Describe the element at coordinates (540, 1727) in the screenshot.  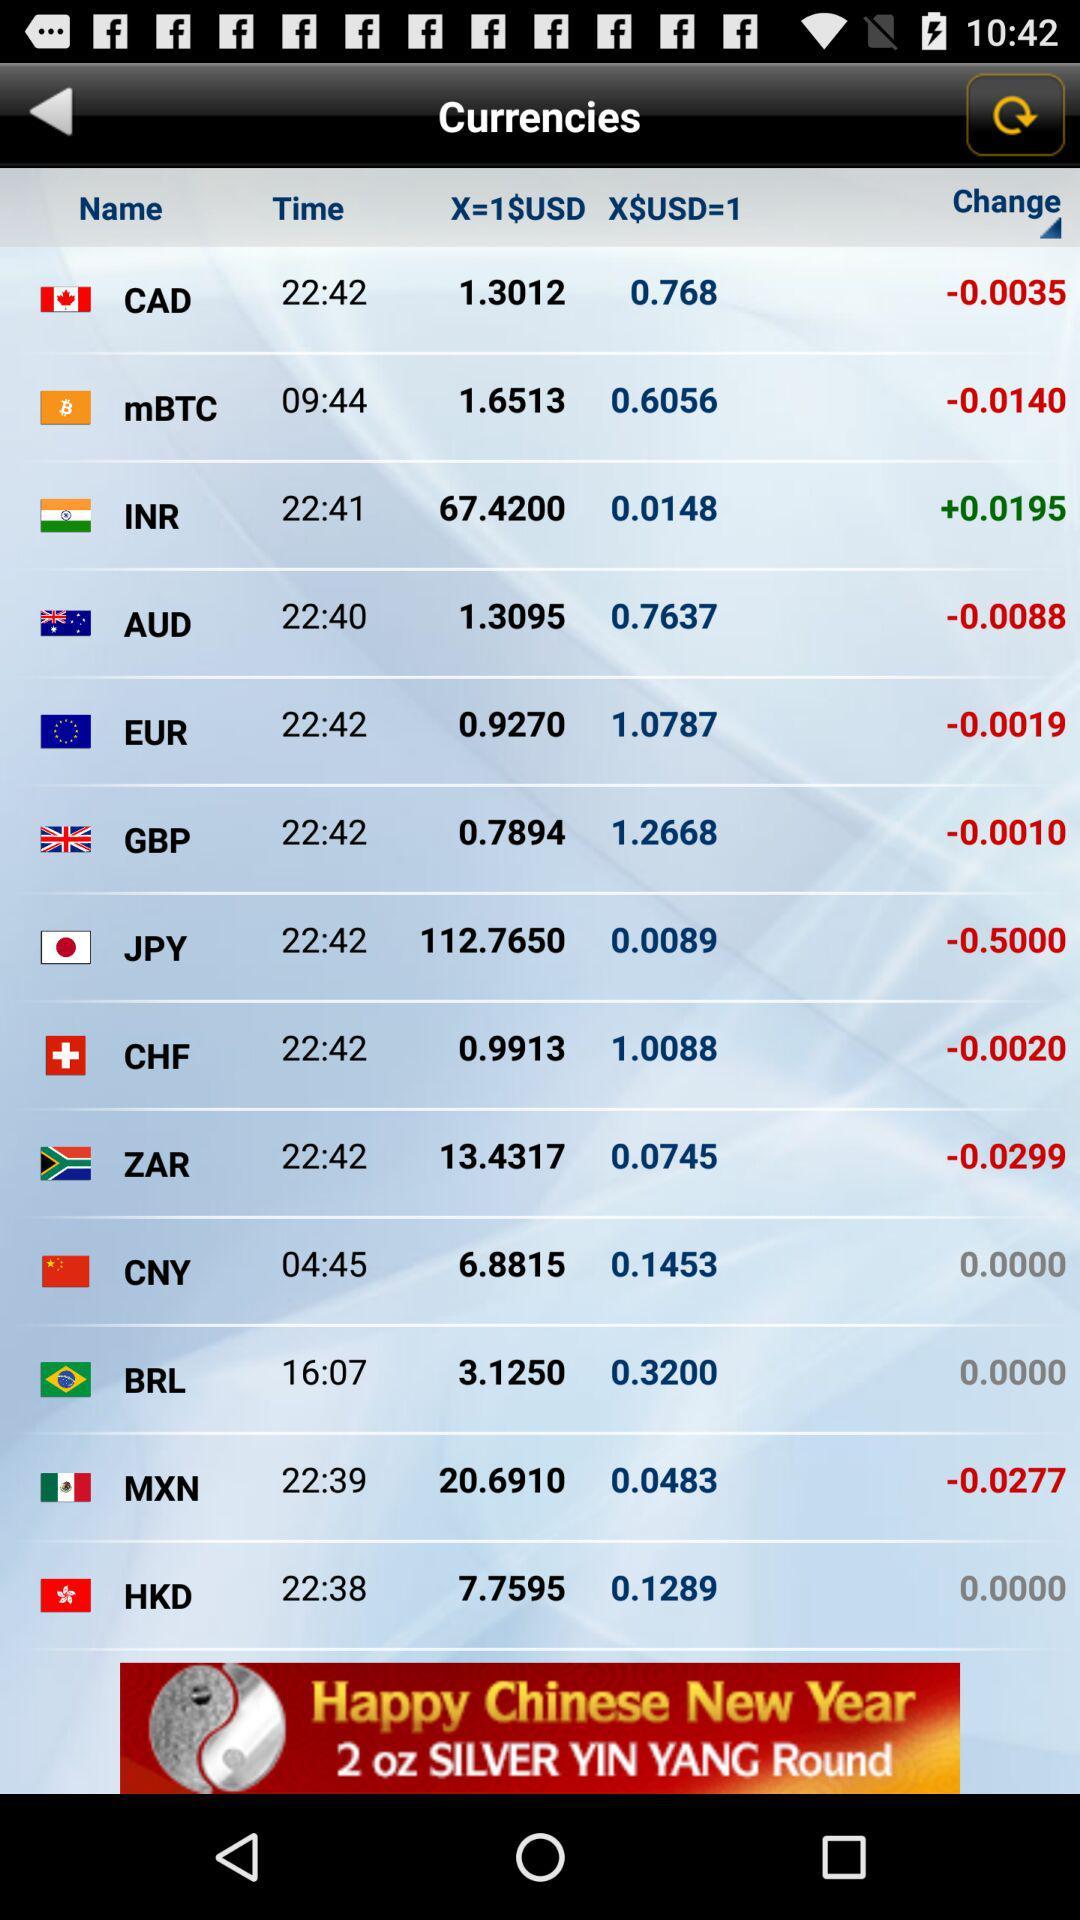
I see `click advertisement` at that location.